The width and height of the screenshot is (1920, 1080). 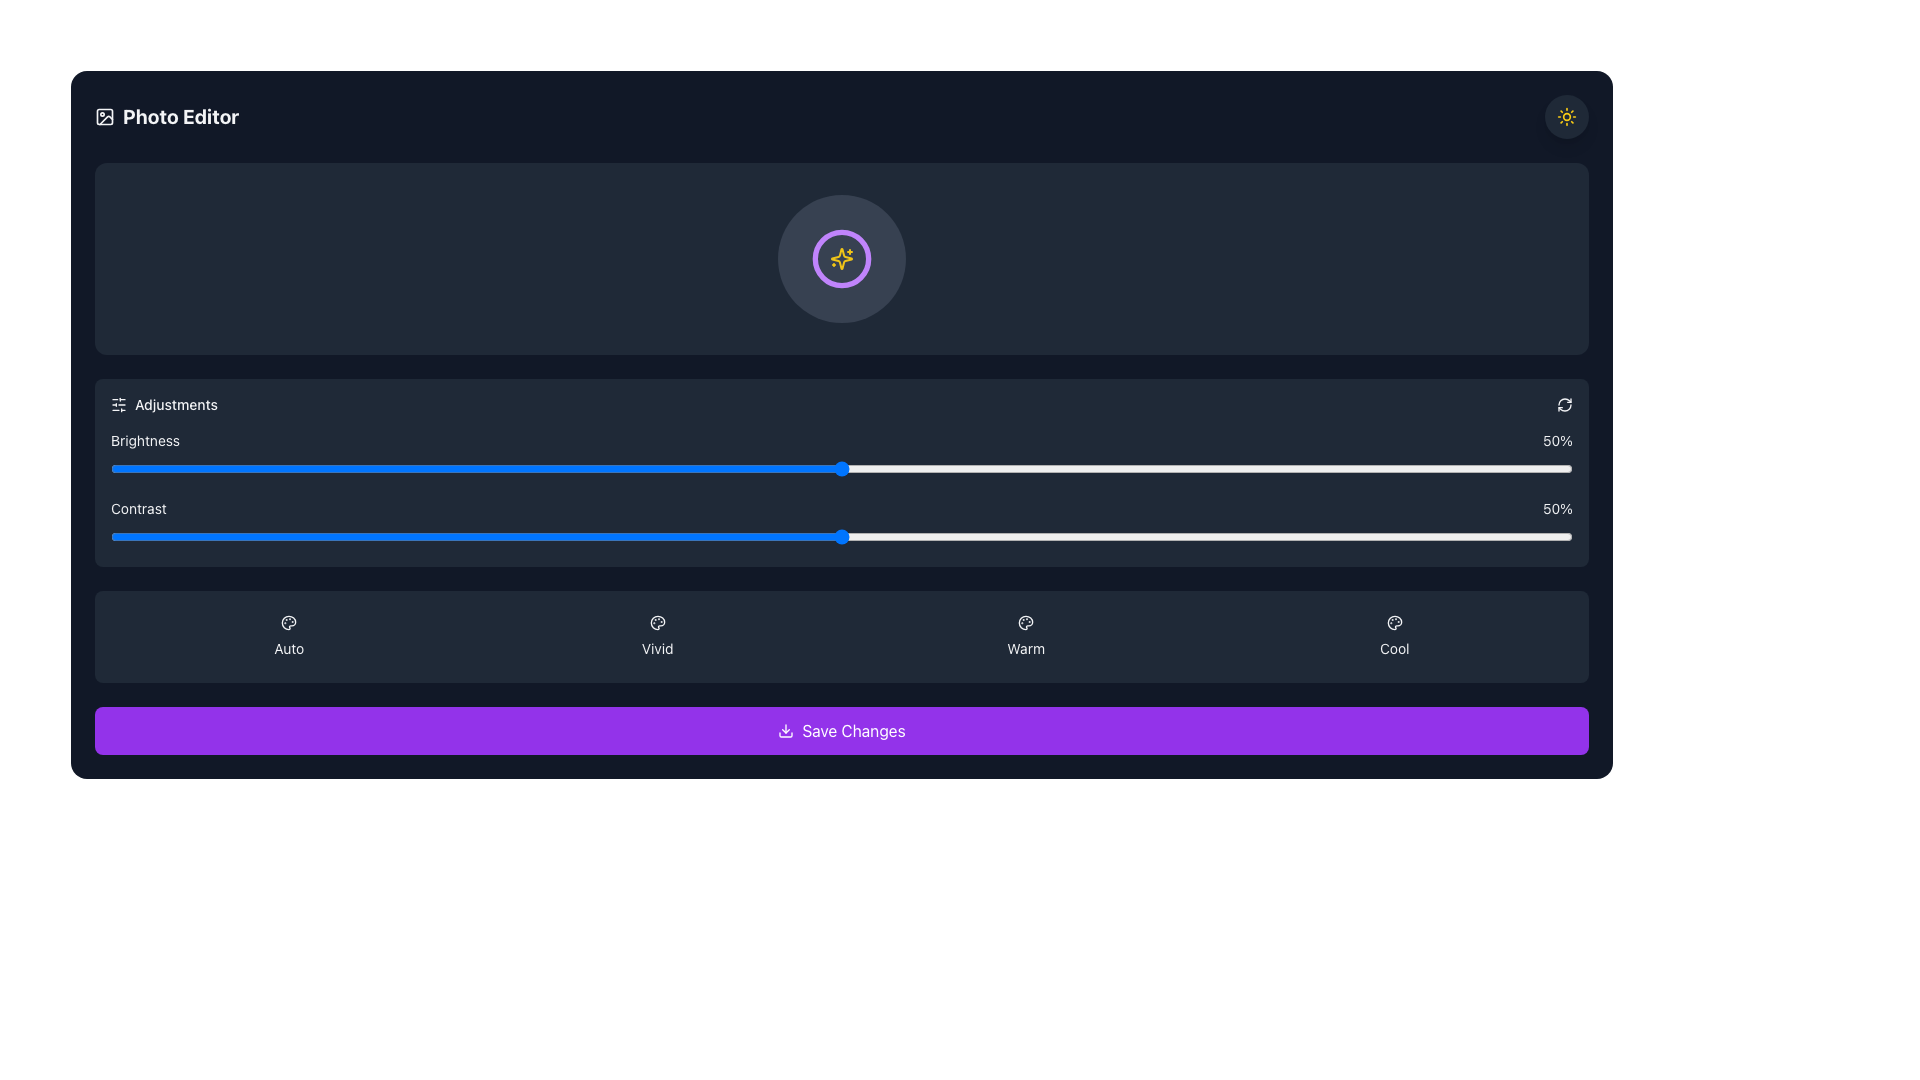 What do you see at coordinates (1393, 622) in the screenshot?
I see `the small circular palette icon with a thin black stroke representing the 'Cool' label` at bounding box center [1393, 622].